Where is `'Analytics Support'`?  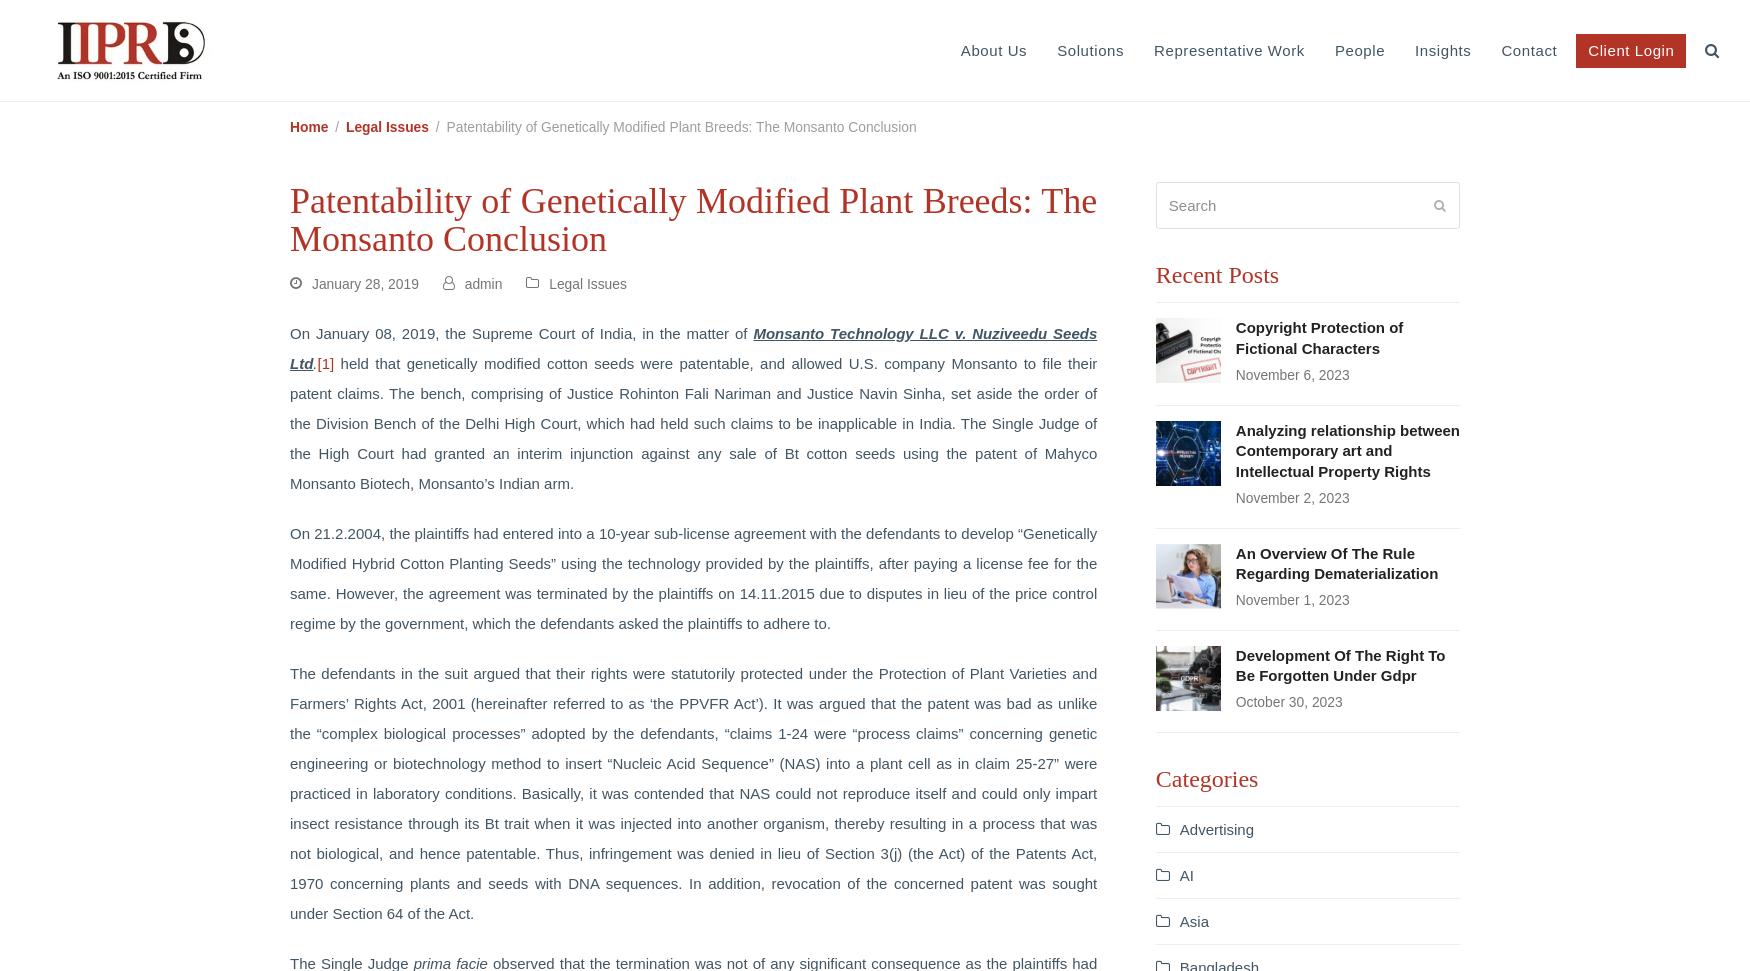 'Analytics Support' is located at coordinates (1547, 142).